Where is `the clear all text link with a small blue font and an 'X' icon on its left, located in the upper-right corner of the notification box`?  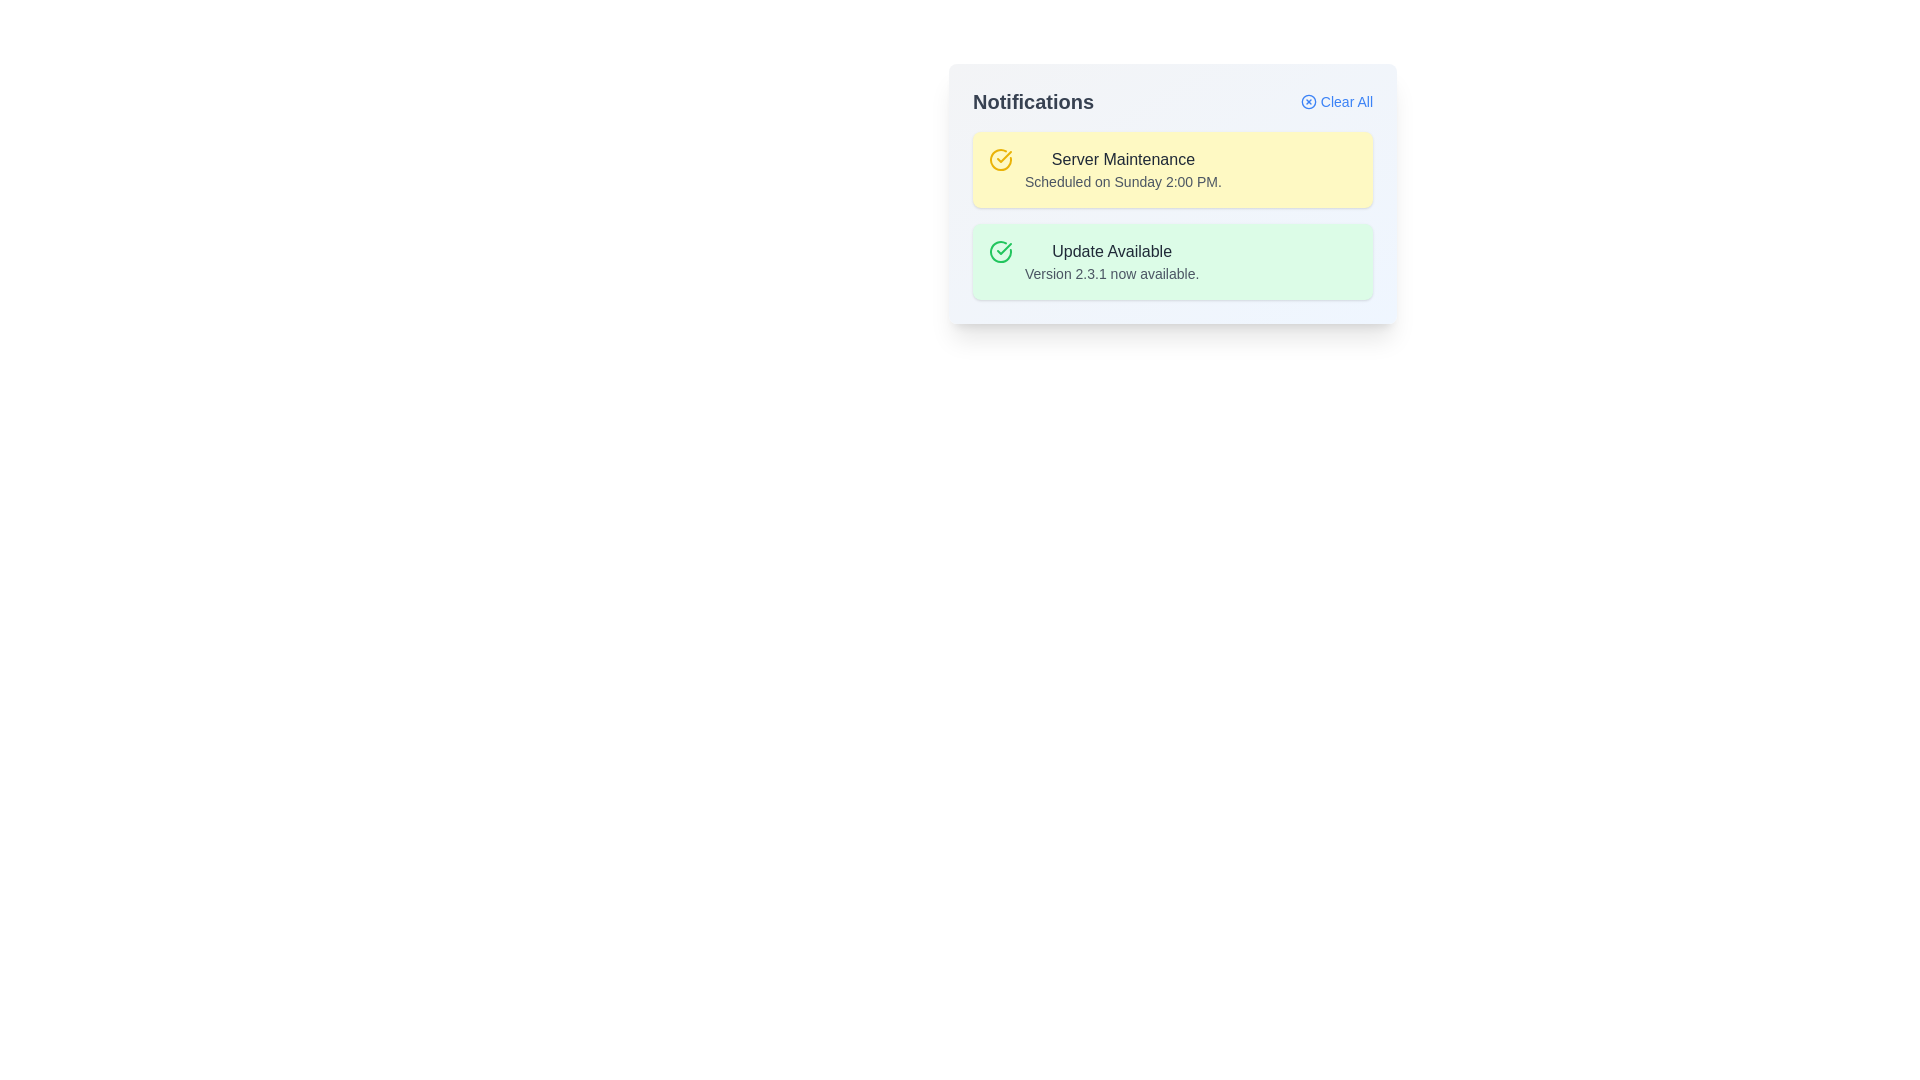 the clear all text link with a small blue font and an 'X' icon on its left, located in the upper-right corner of the notification box is located at coordinates (1335, 101).